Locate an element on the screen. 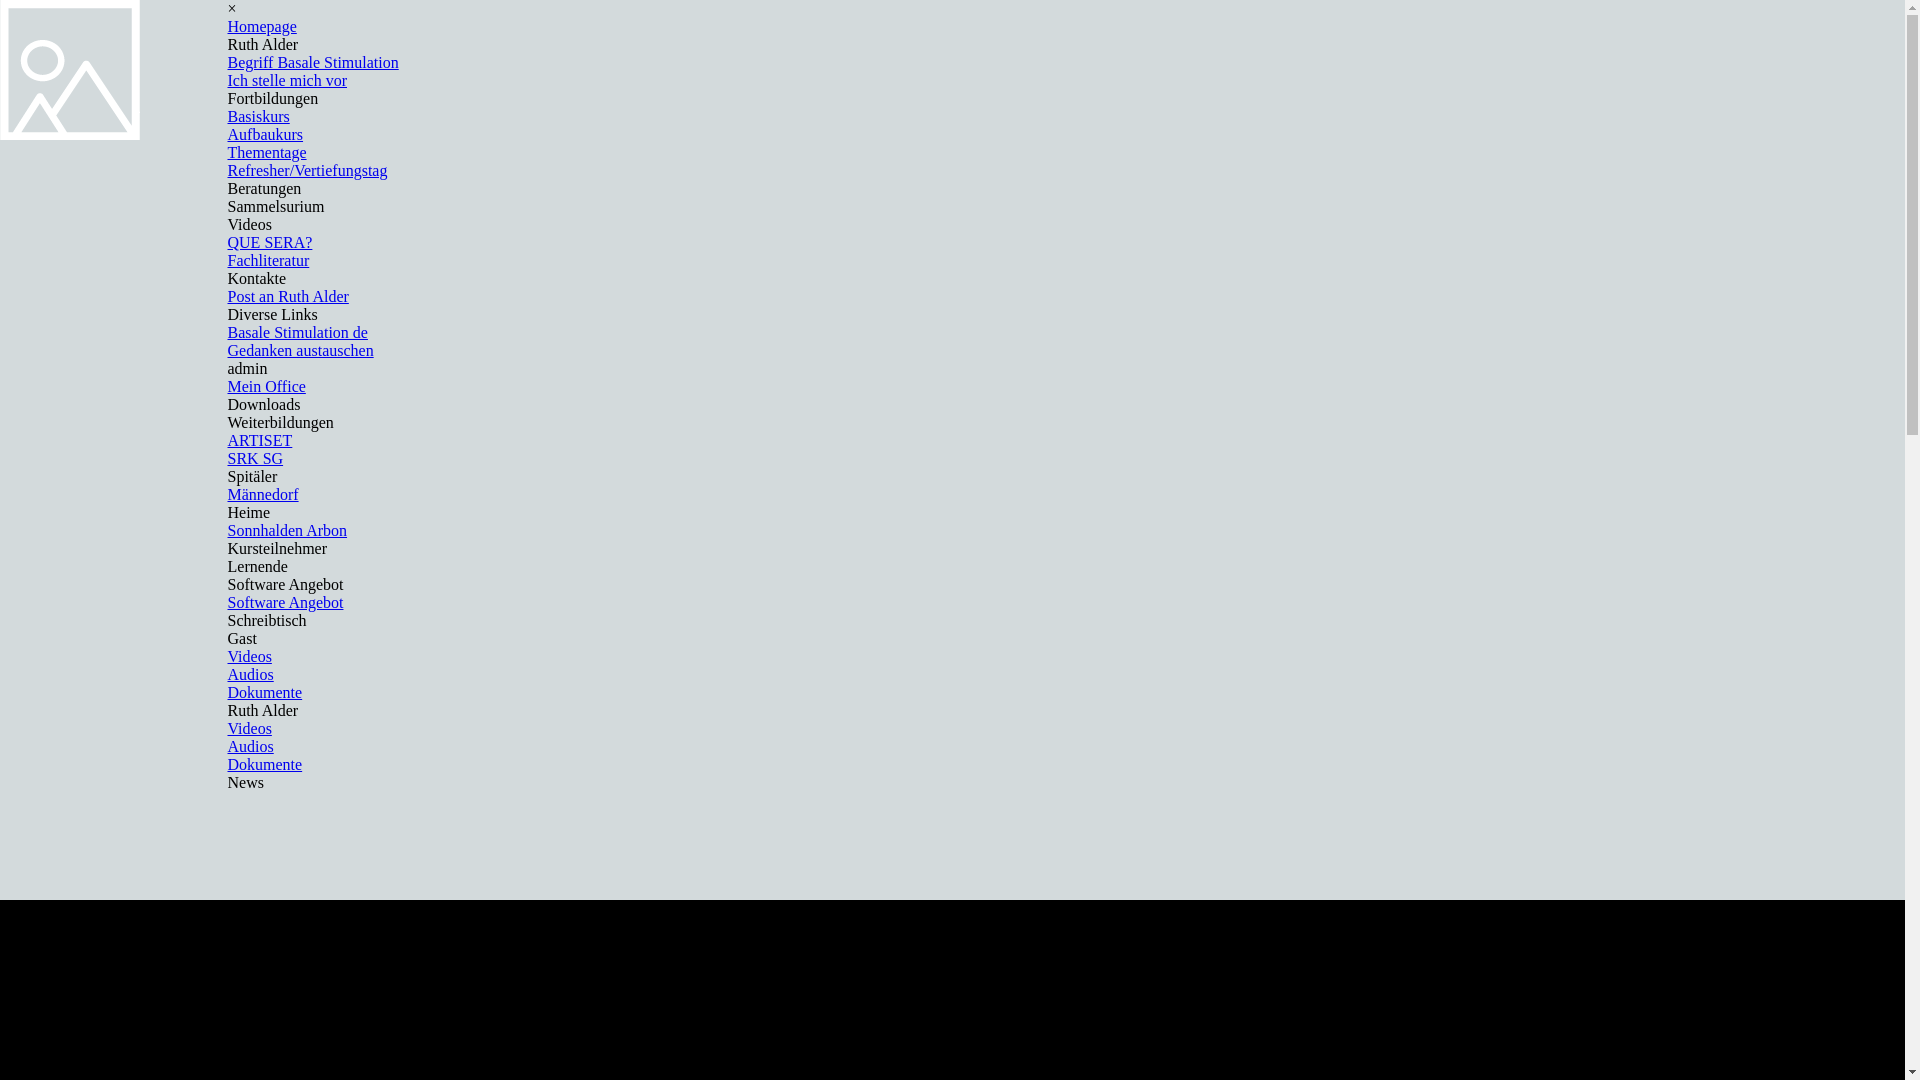  'Videos' is located at coordinates (248, 728).